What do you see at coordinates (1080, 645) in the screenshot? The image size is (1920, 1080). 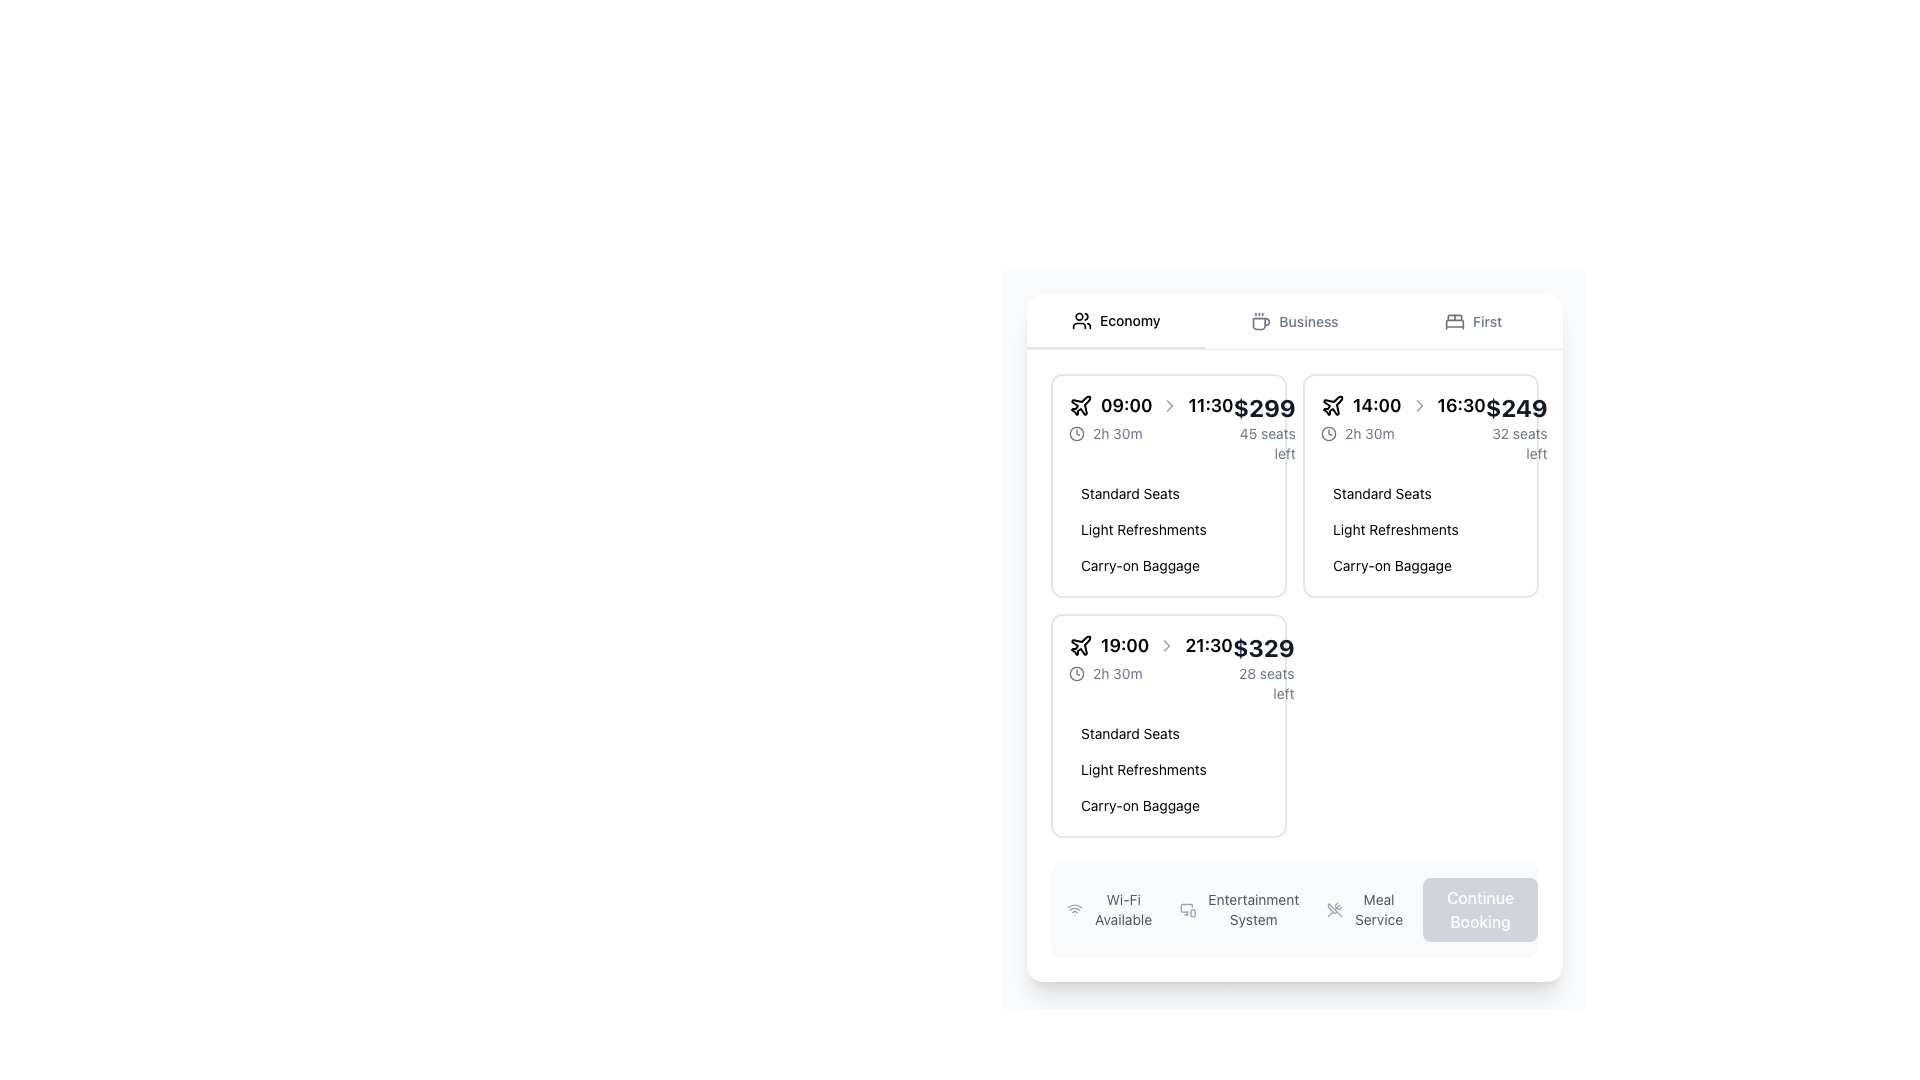 I see `the flight-related SVG icon located in the lower-left section under the 'Economy' tab of the flight selection panel to indicate interest or selection in the flight details for the departure time of '19:00'` at bounding box center [1080, 645].